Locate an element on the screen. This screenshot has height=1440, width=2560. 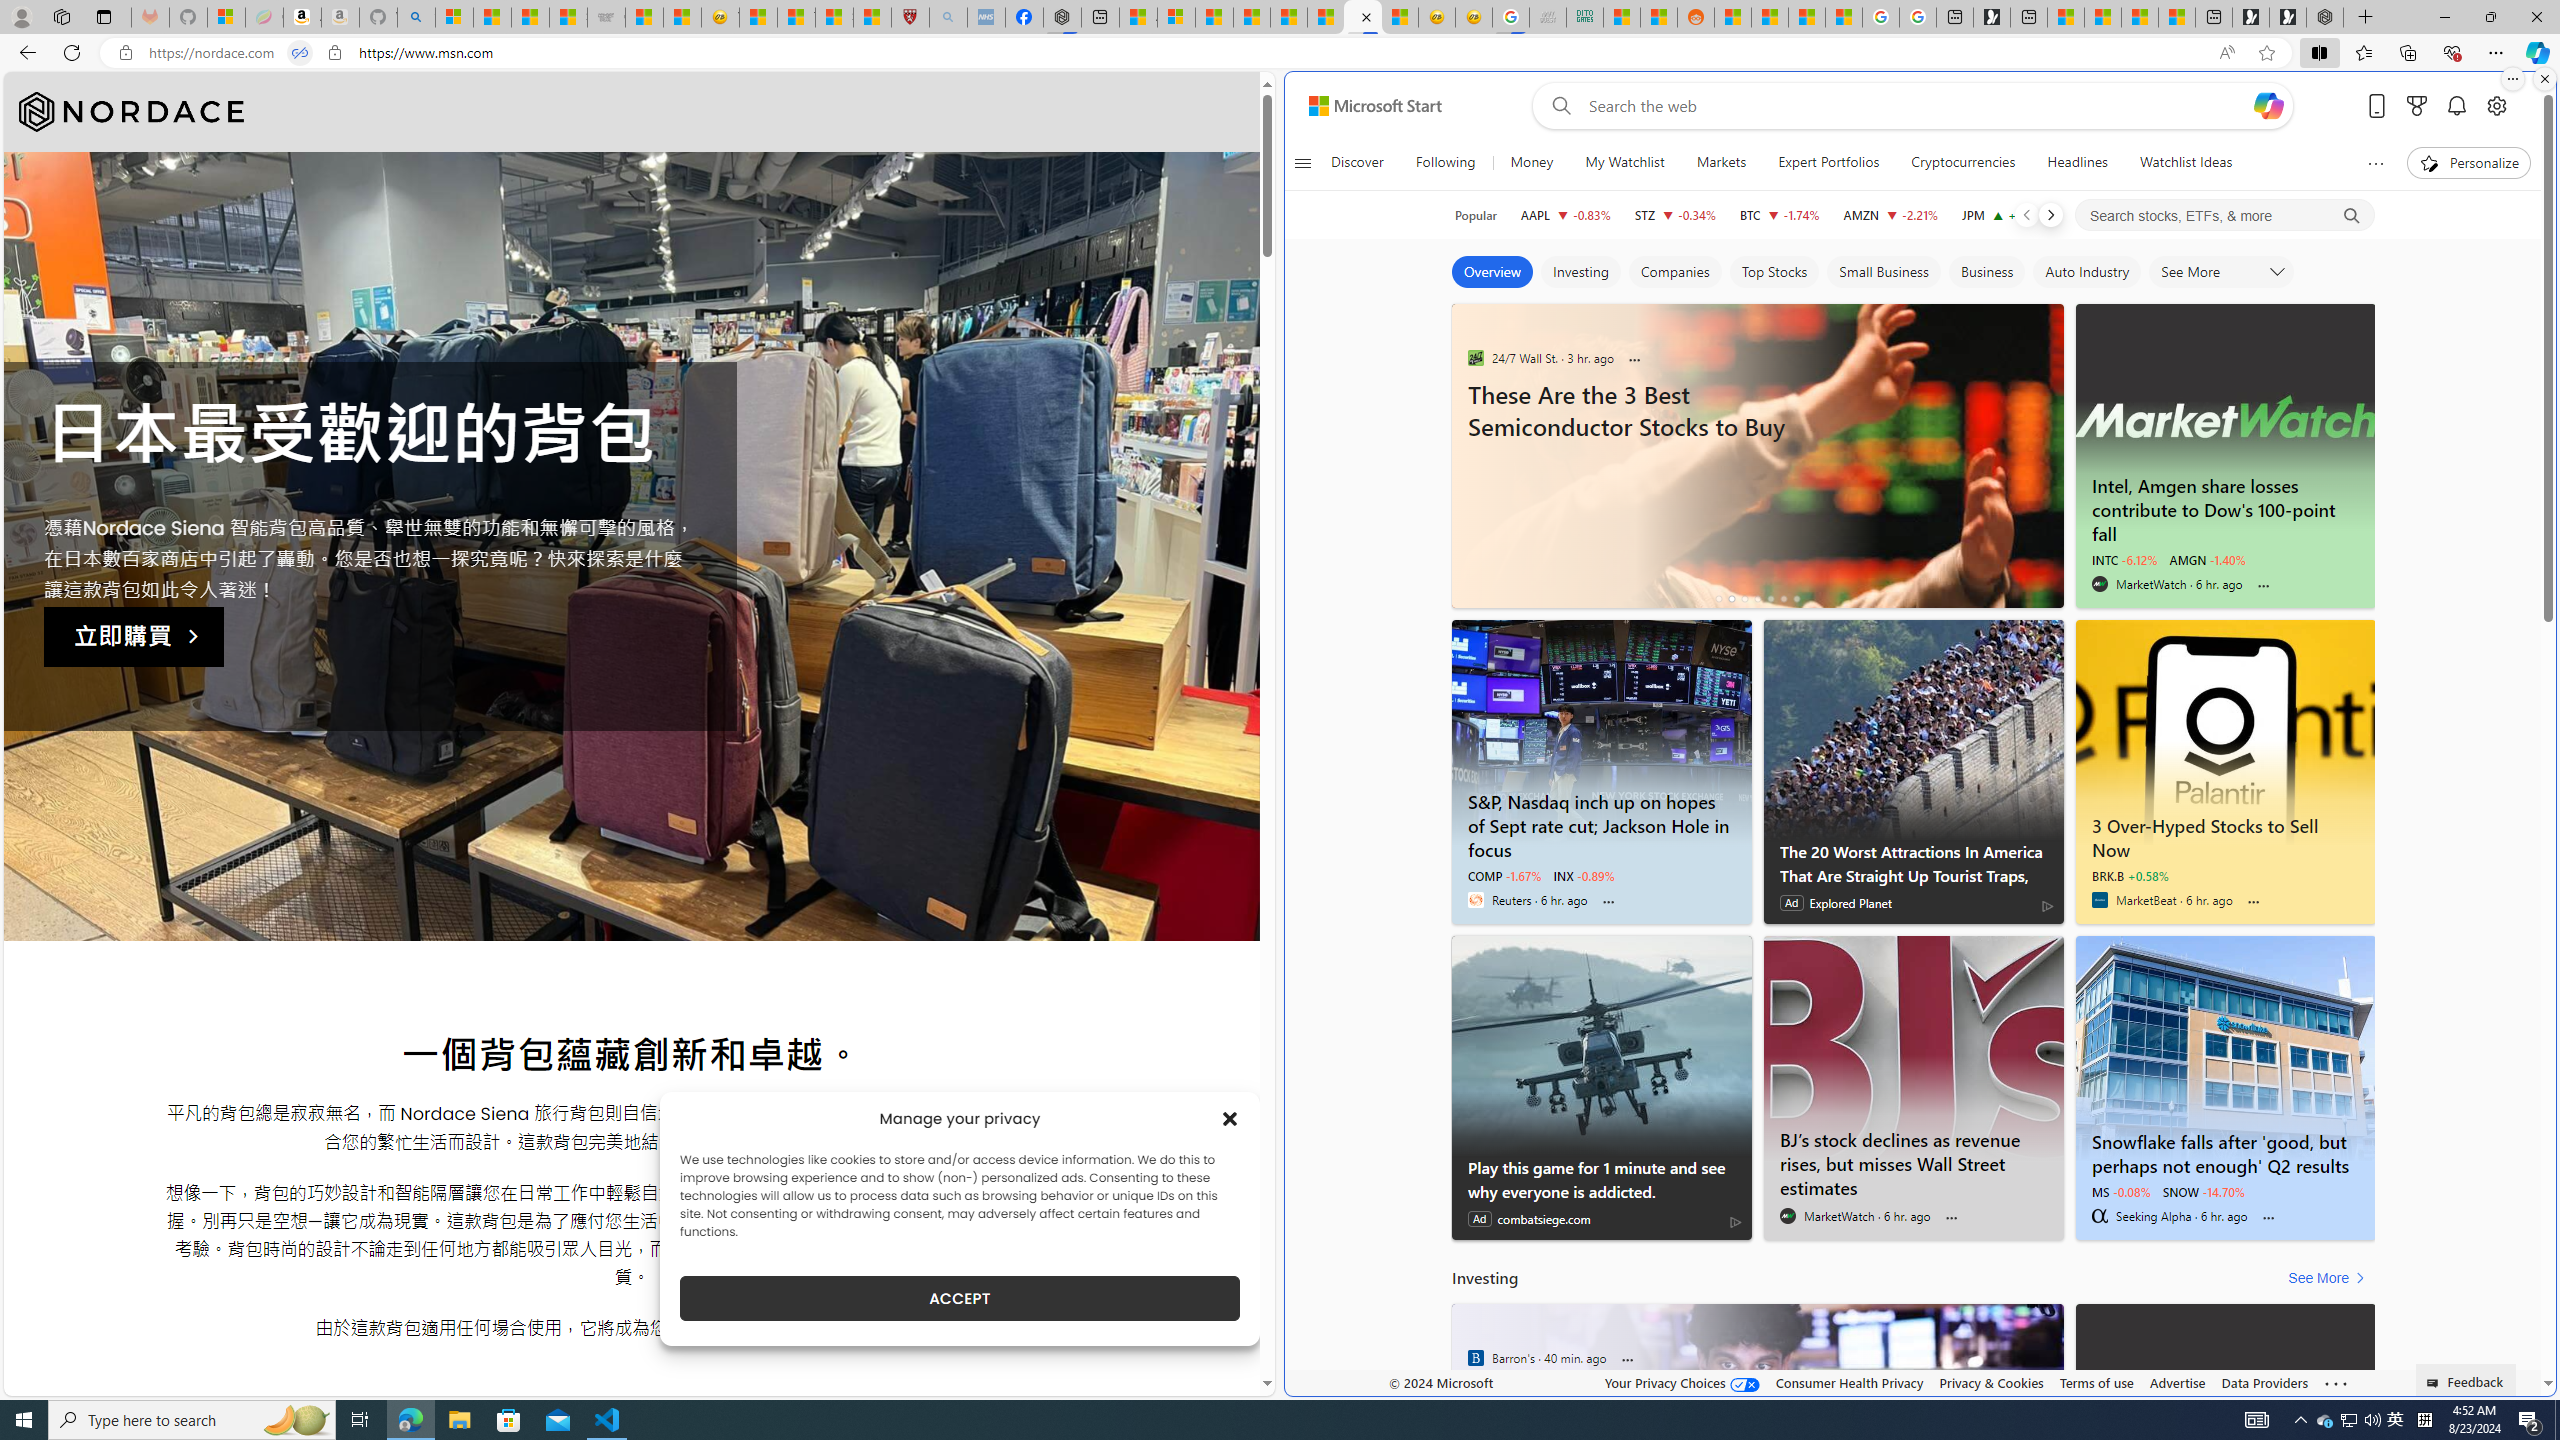
'Watchlist Ideas' is located at coordinates (2185, 162).